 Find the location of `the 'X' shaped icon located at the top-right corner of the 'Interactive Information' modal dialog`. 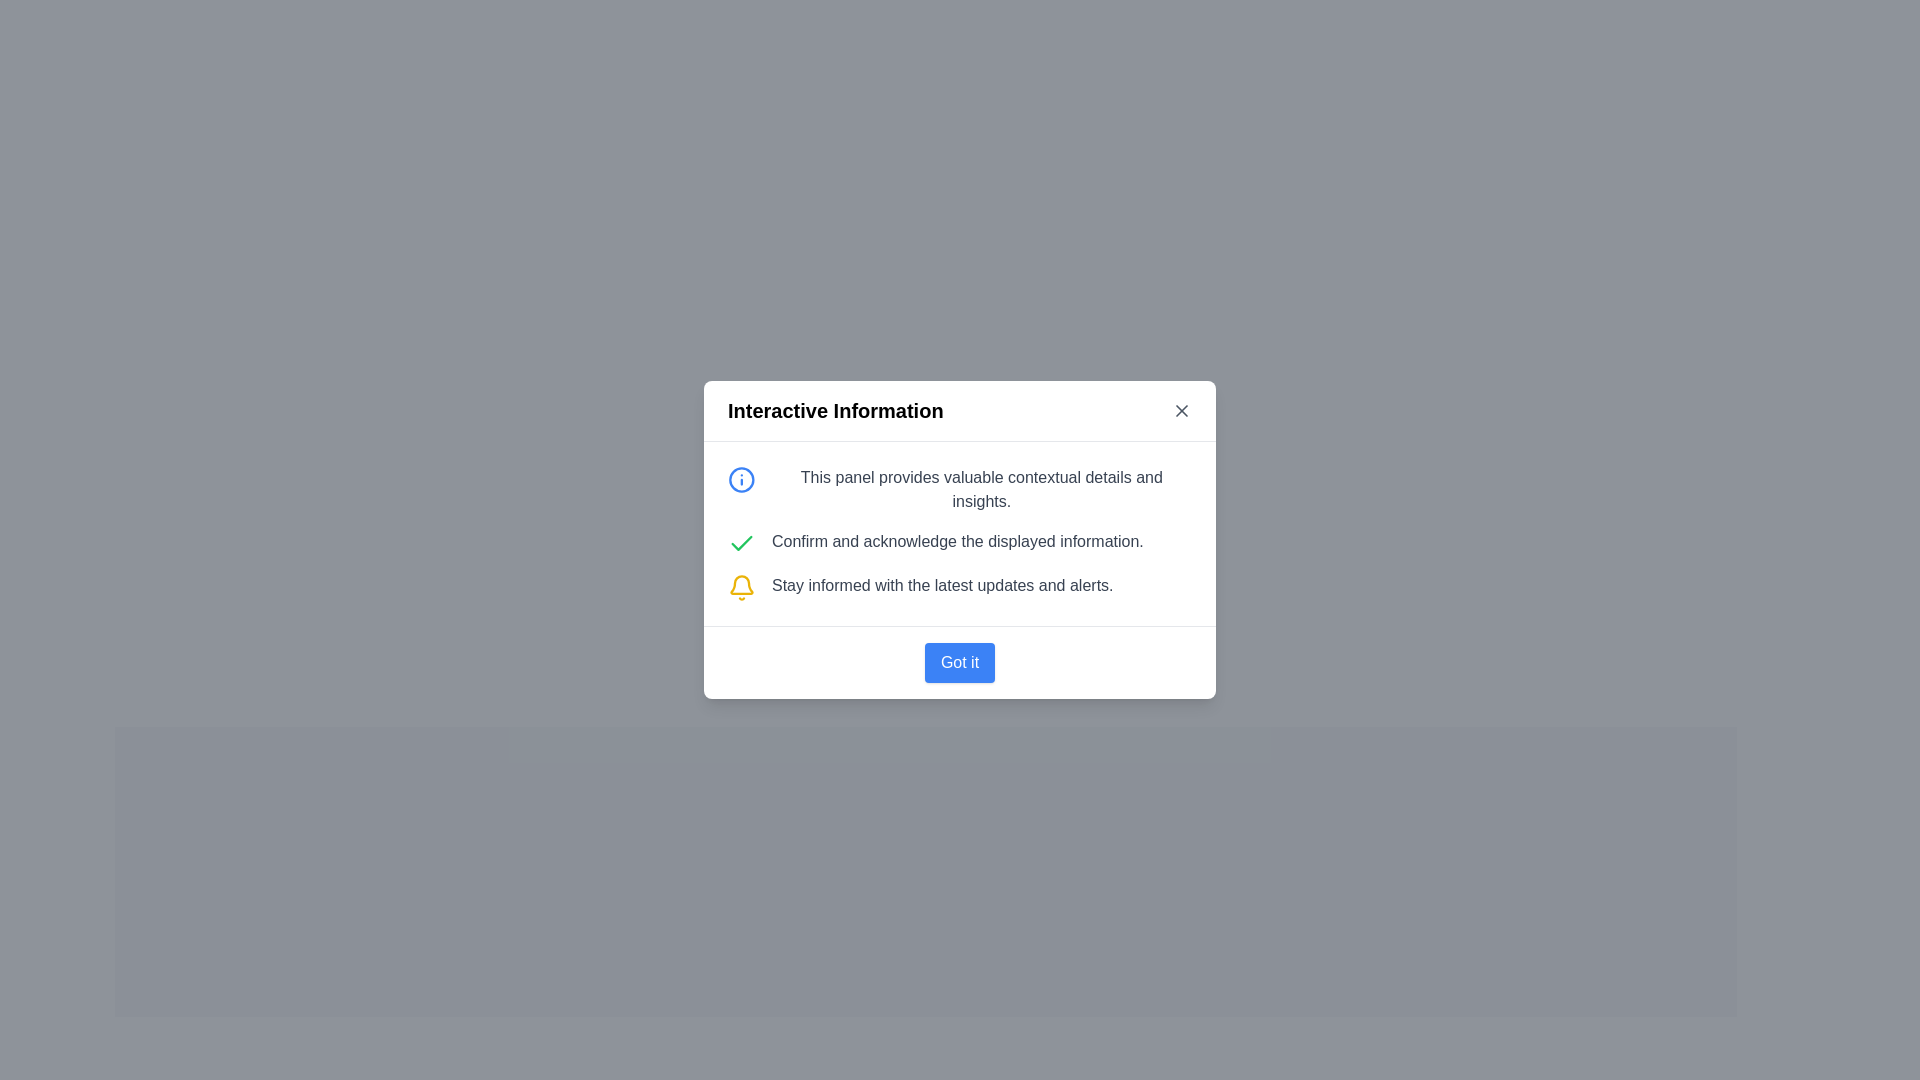

the 'X' shaped icon located at the top-right corner of the 'Interactive Information' modal dialog is located at coordinates (1181, 410).